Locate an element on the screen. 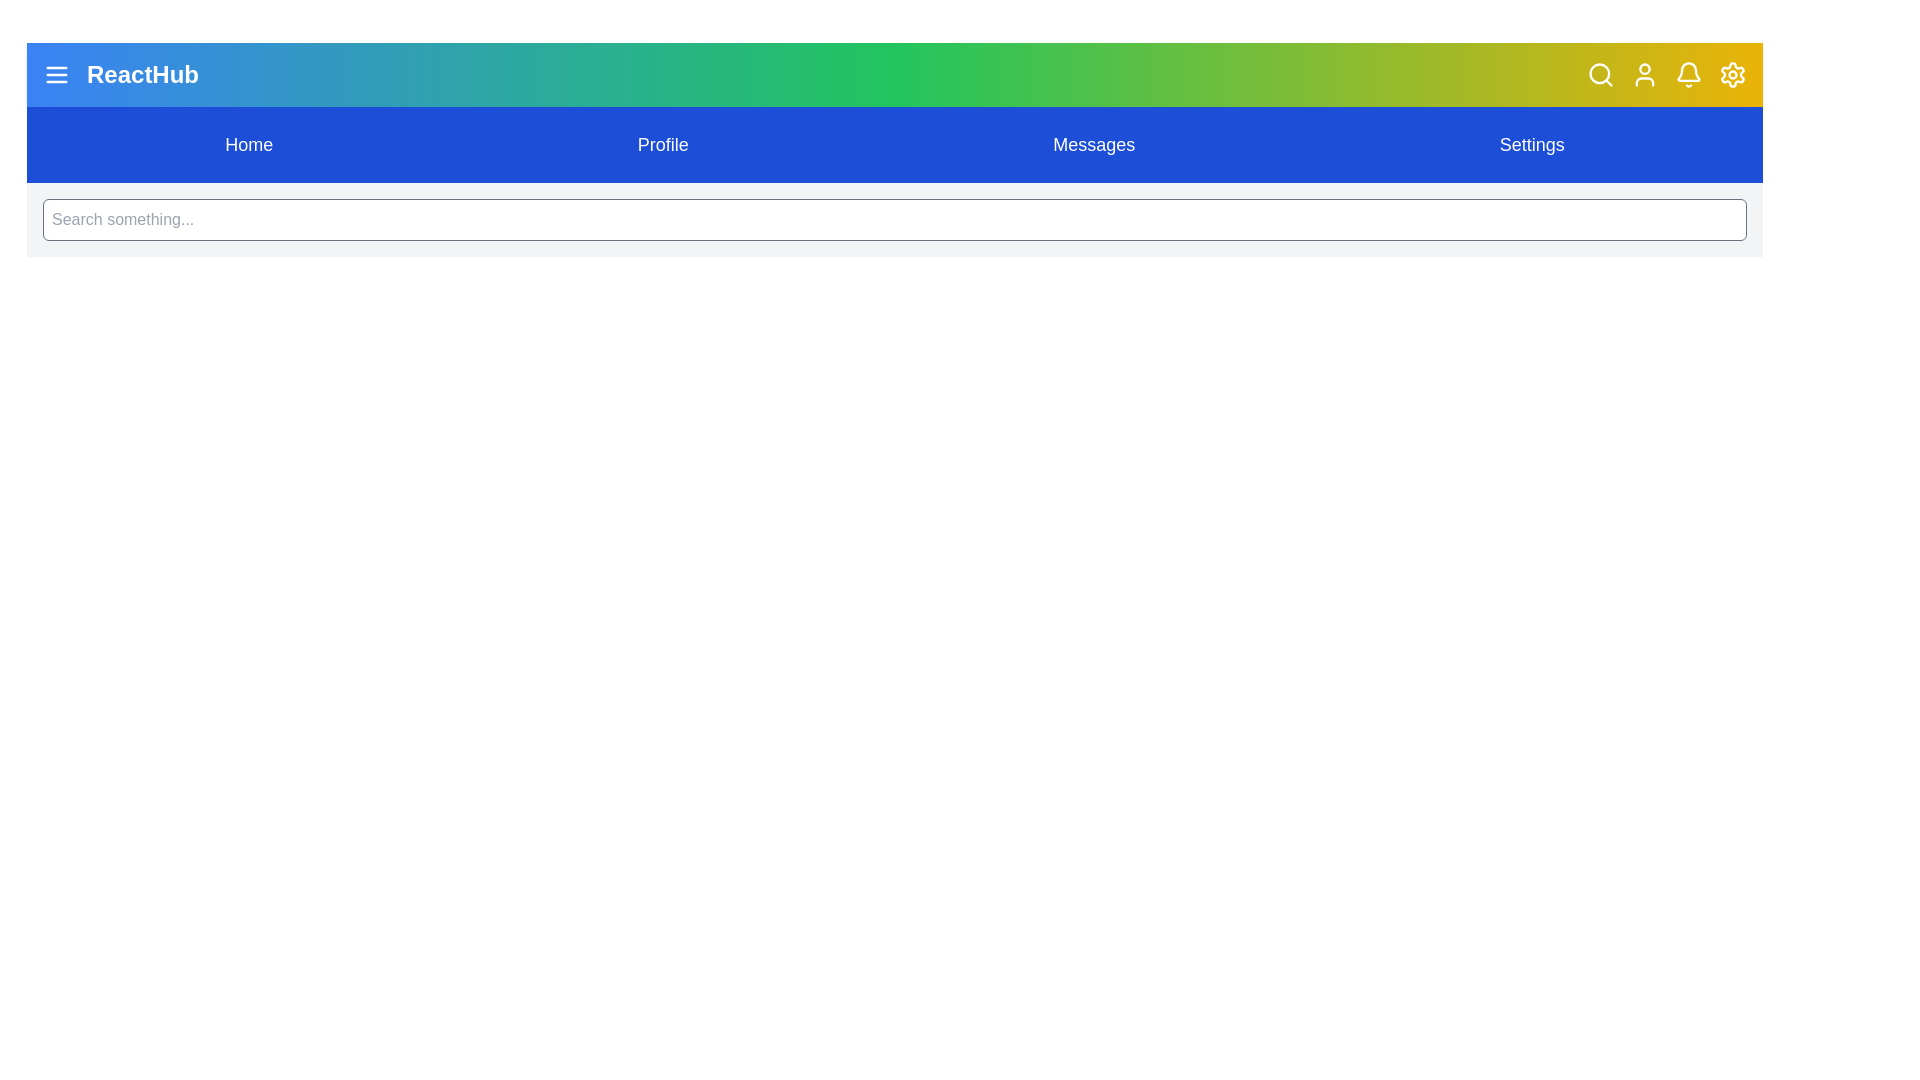  the search input field to focus on it is located at coordinates (893, 219).